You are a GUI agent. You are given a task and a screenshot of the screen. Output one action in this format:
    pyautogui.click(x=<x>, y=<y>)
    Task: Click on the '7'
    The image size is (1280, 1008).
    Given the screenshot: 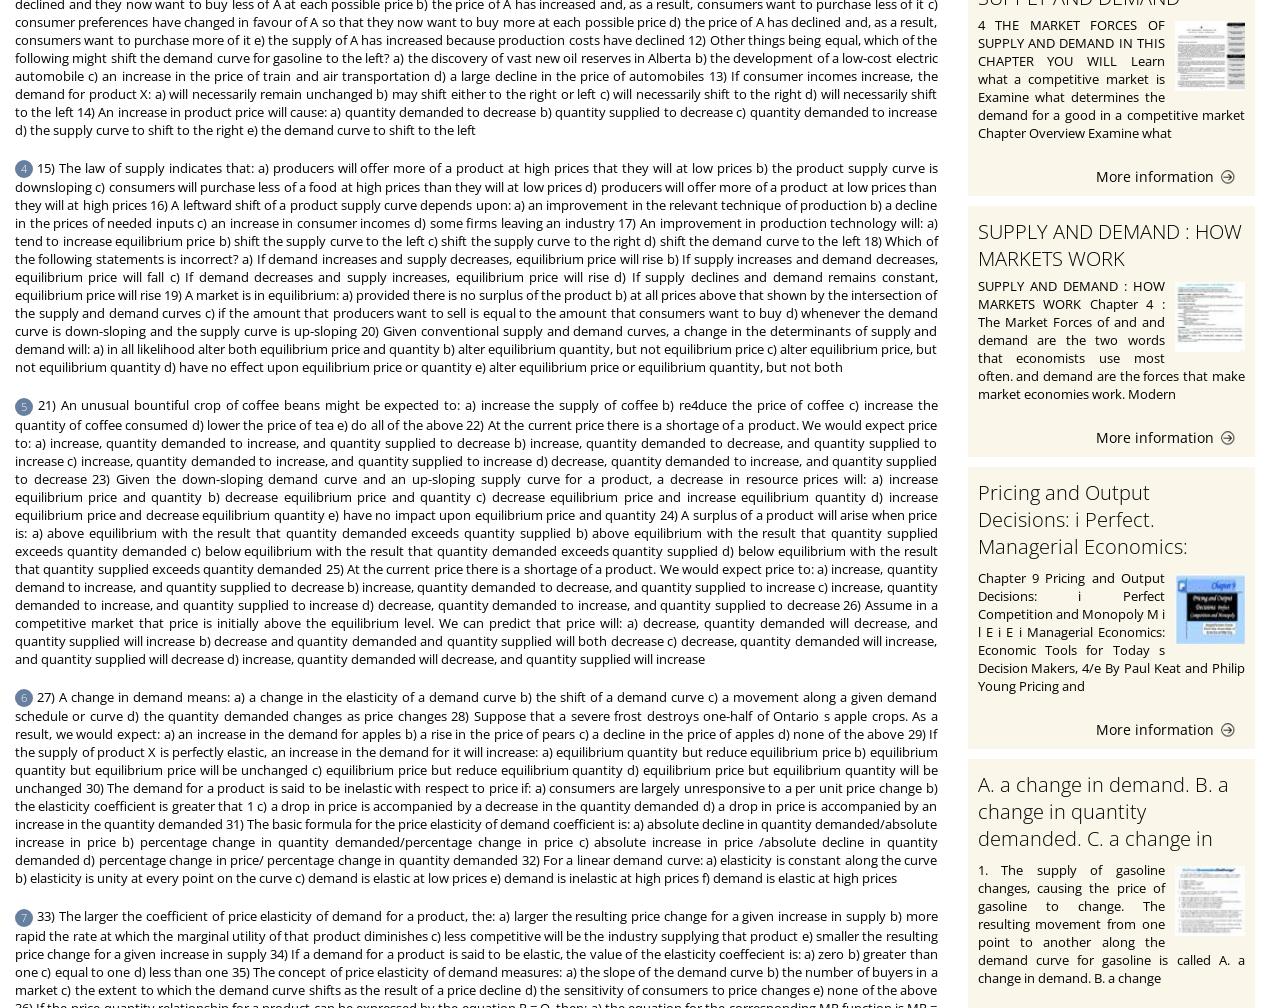 What is the action you would take?
    pyautogui.click(x=24, y=916)
    